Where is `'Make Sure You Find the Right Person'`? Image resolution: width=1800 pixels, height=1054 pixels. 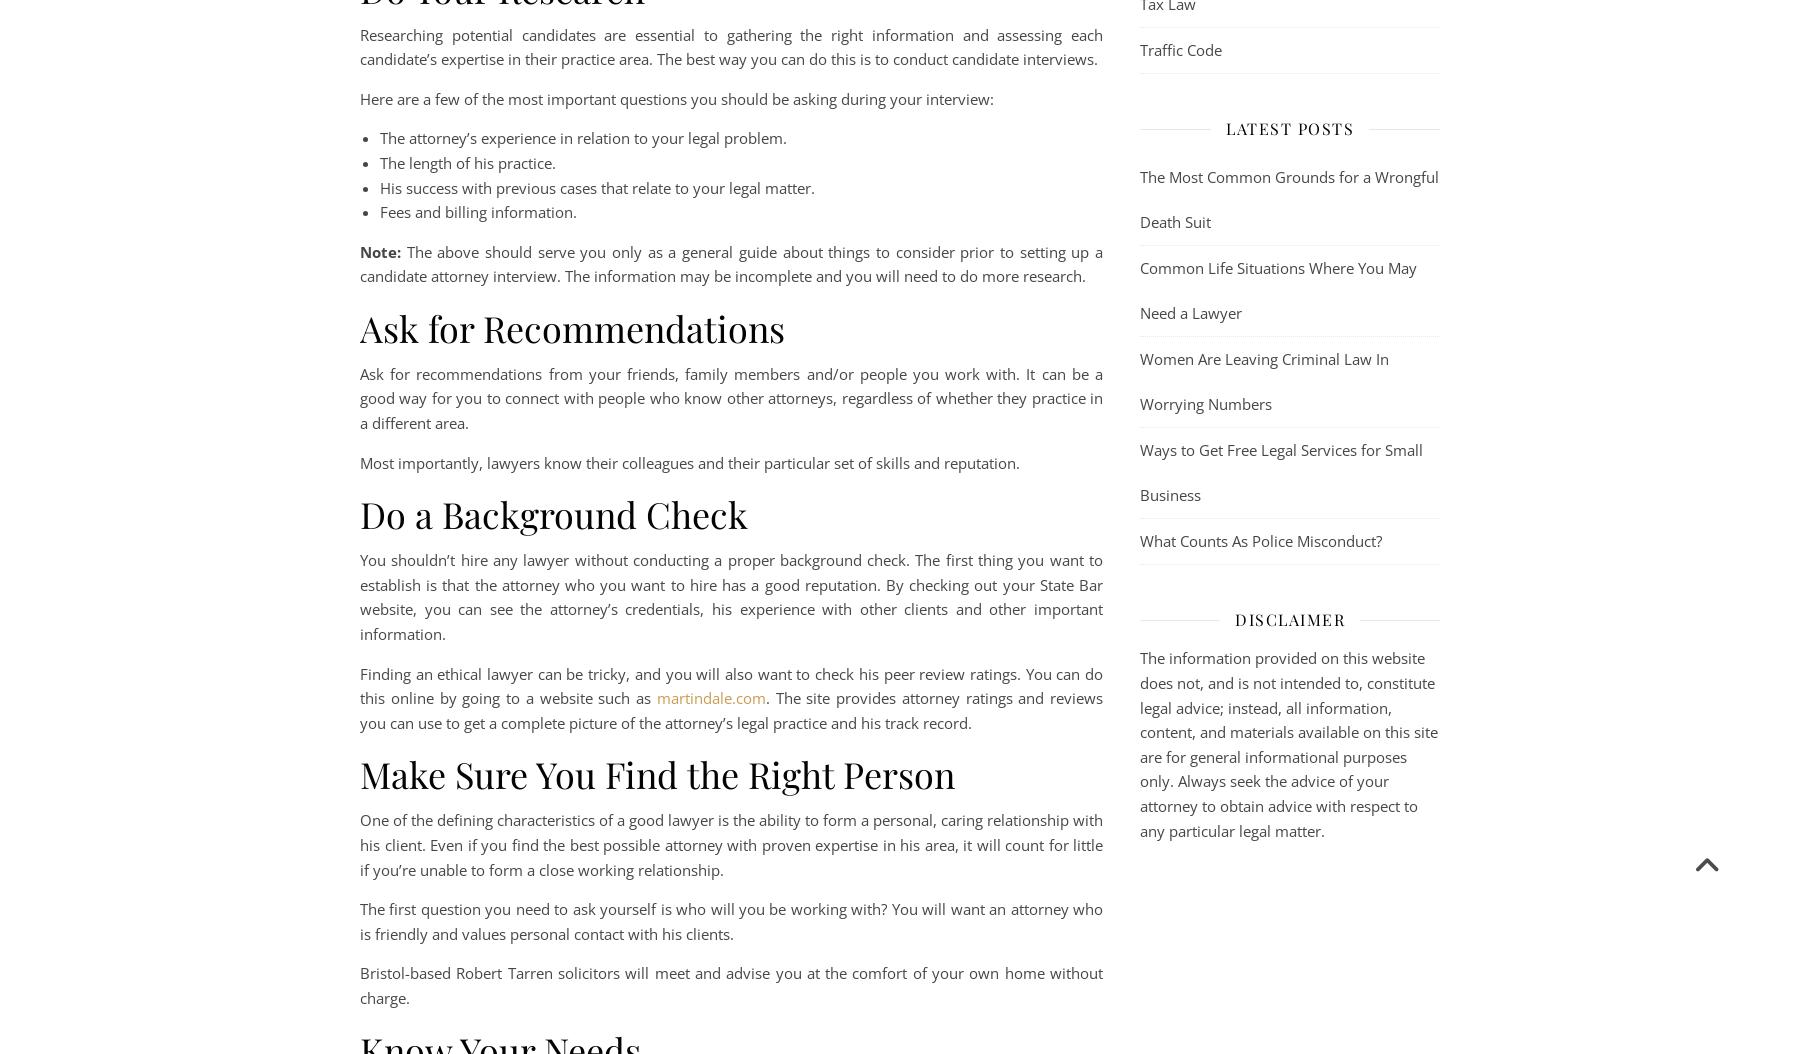 'Make Sure You Find the Right Person' is located at coordinates (657, 773).